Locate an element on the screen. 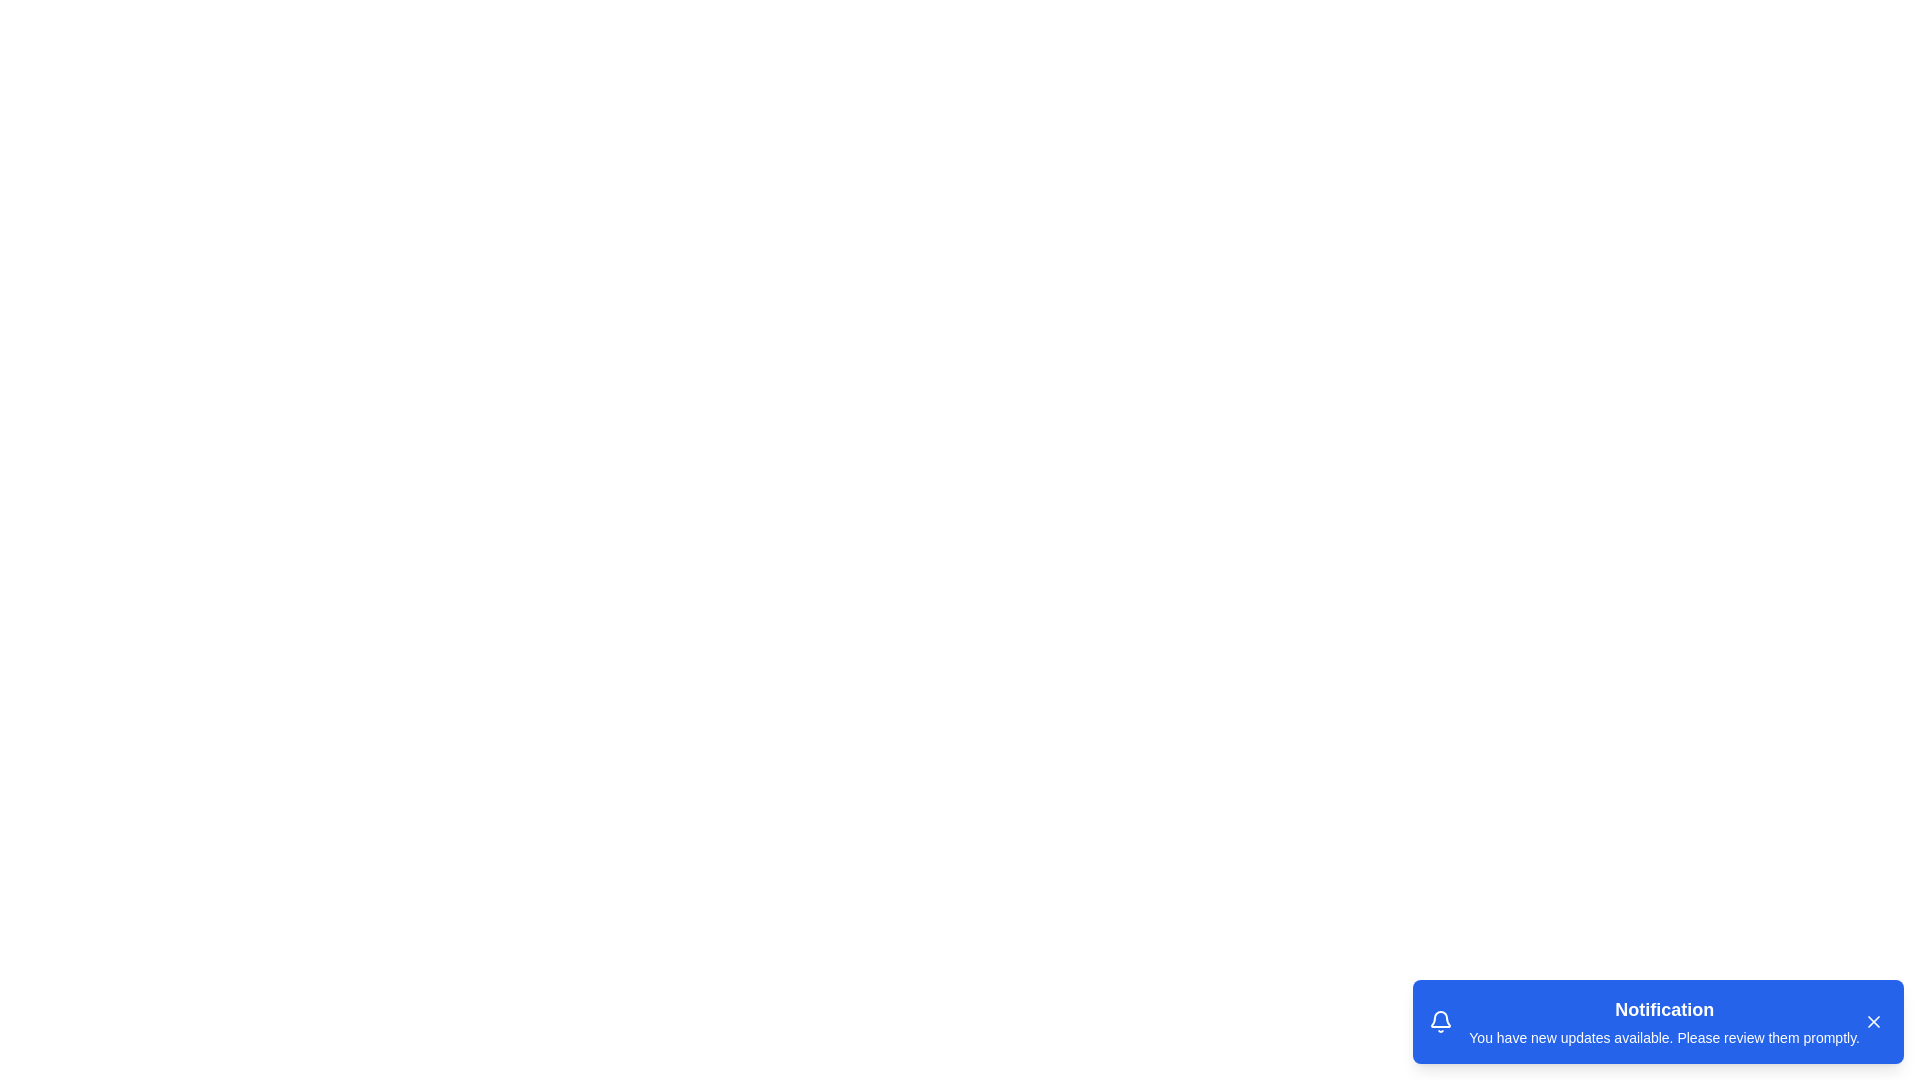 The image size is (1920, 1080). the dismiss button to close the snackbar is located at coordinates (1872, 1022).